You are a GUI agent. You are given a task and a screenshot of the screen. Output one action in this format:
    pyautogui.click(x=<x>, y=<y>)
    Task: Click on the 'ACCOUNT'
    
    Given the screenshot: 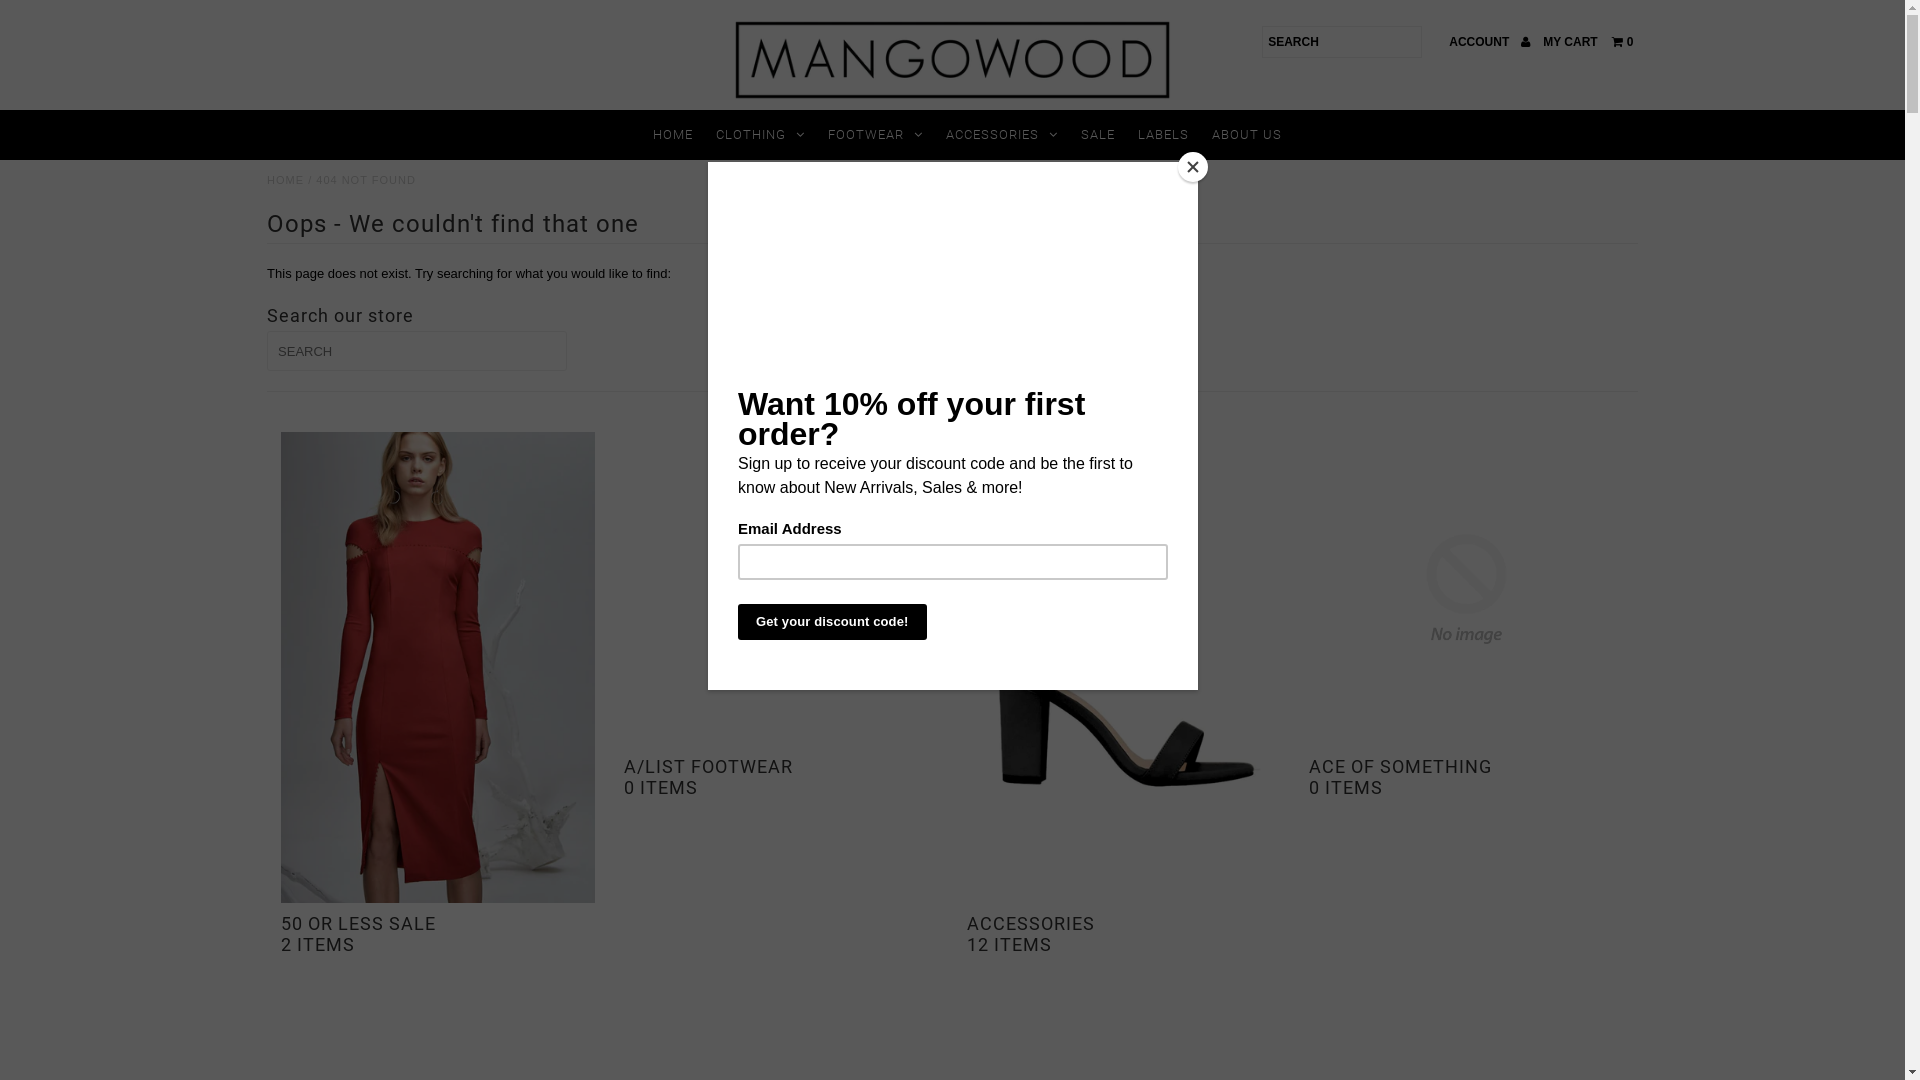 What is the action you would take?
    pyautogui.click(x=1488, y=42)
    